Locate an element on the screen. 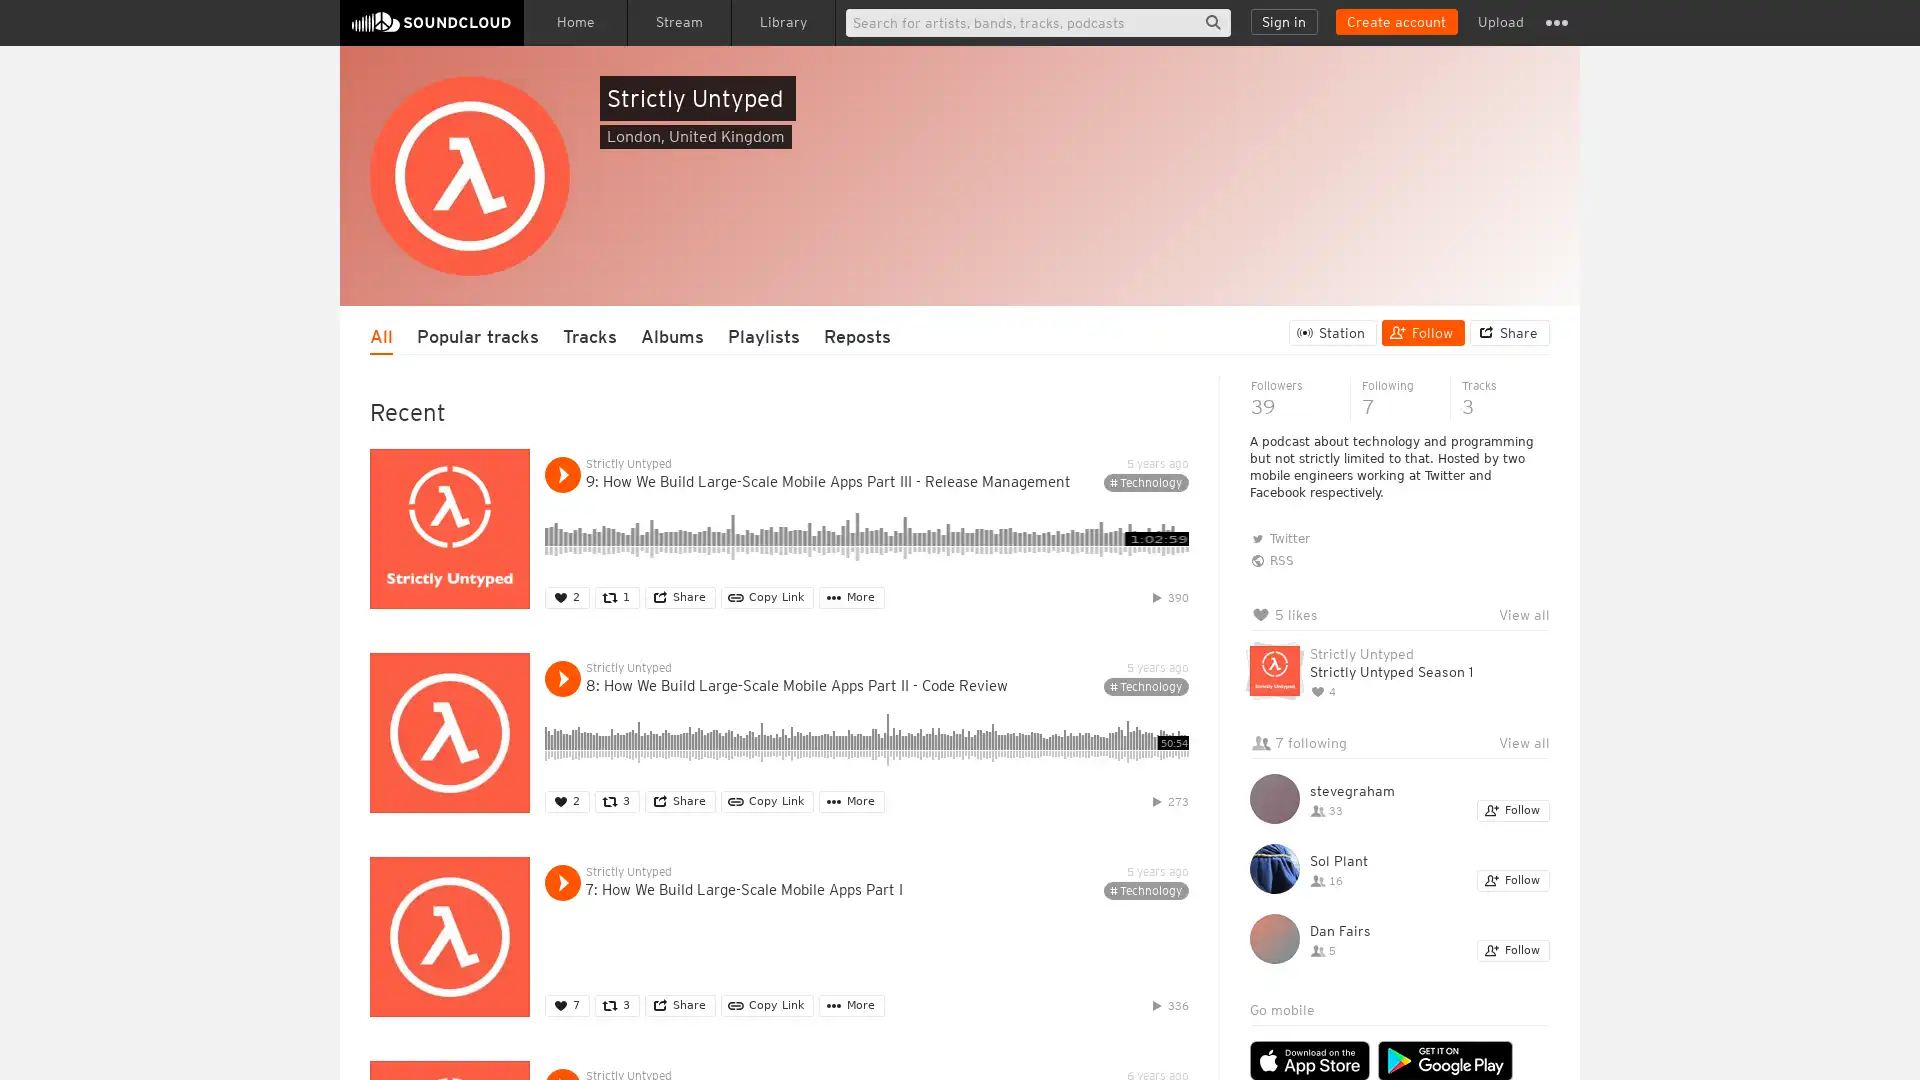  Hide queue is located at coordinates (1536, 546).